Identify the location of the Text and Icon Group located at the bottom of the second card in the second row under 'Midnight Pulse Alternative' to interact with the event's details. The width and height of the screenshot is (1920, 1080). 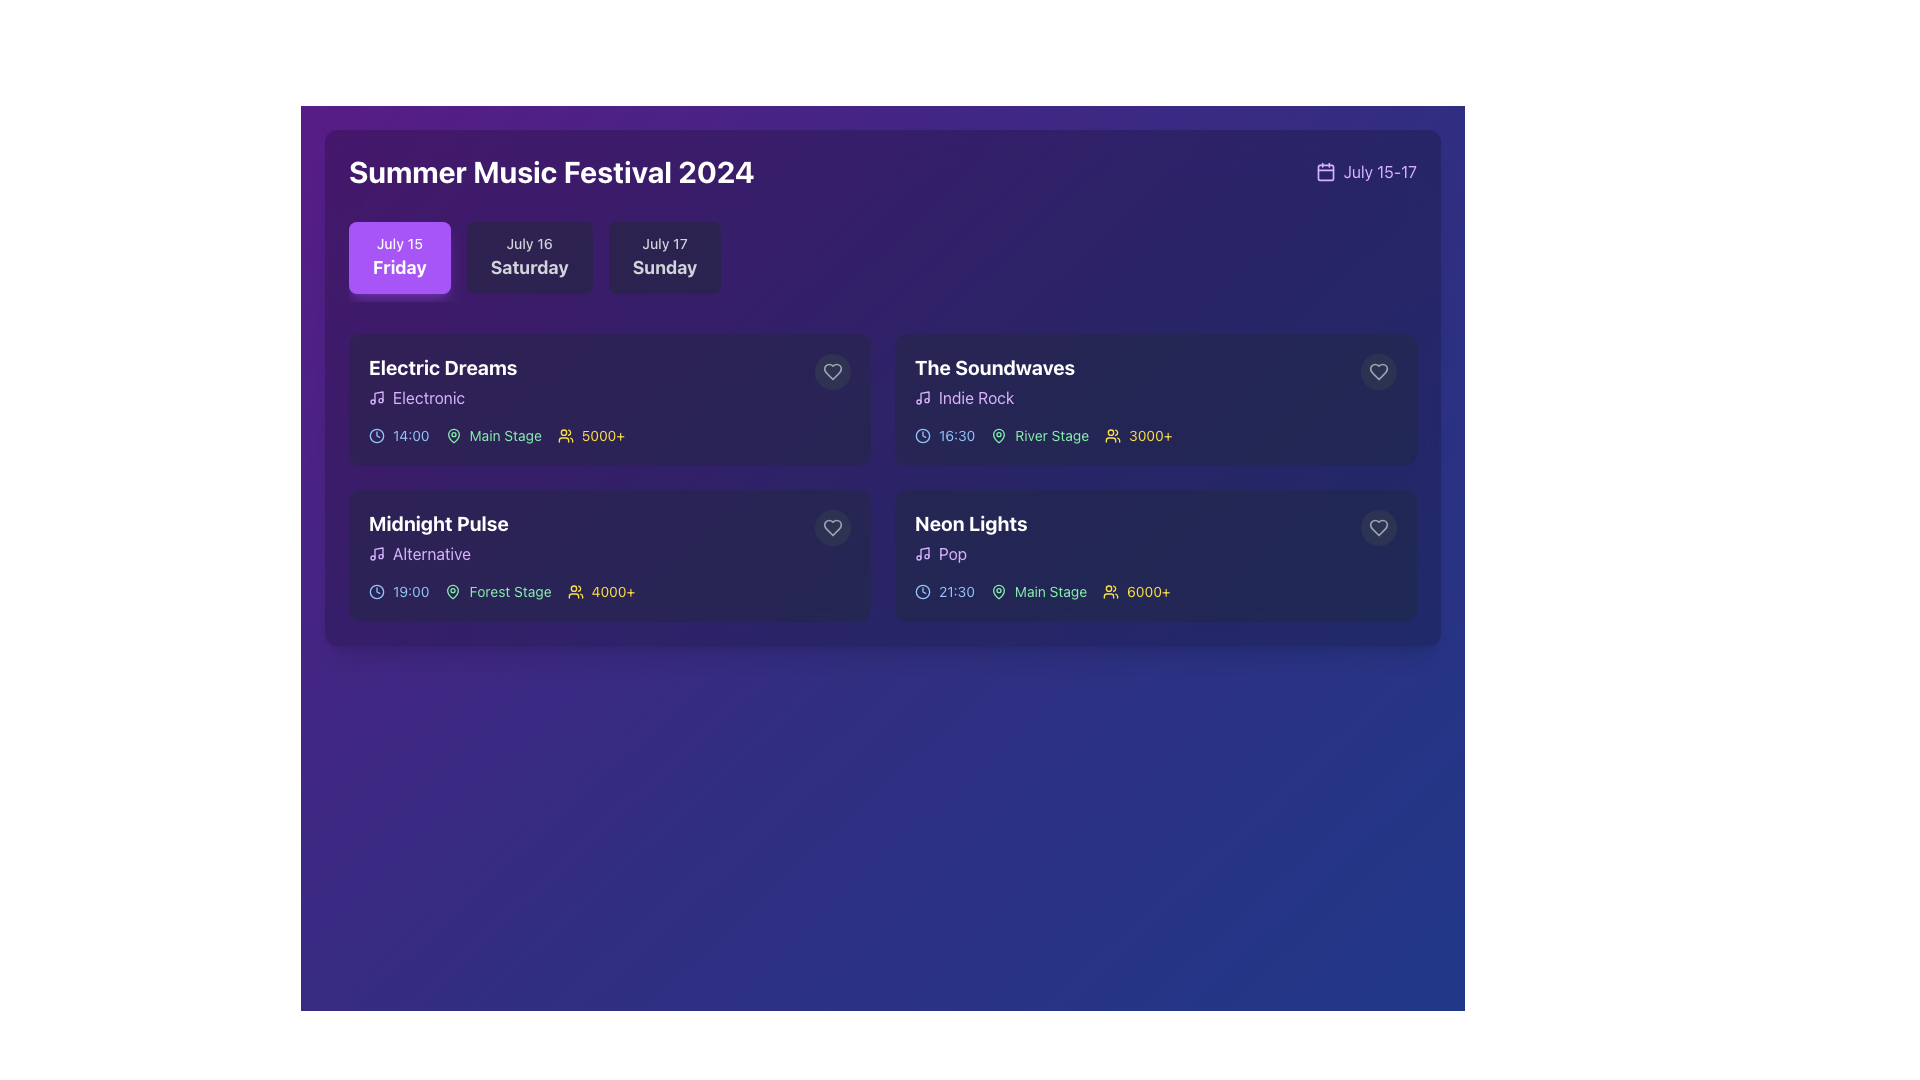
(608, 590).